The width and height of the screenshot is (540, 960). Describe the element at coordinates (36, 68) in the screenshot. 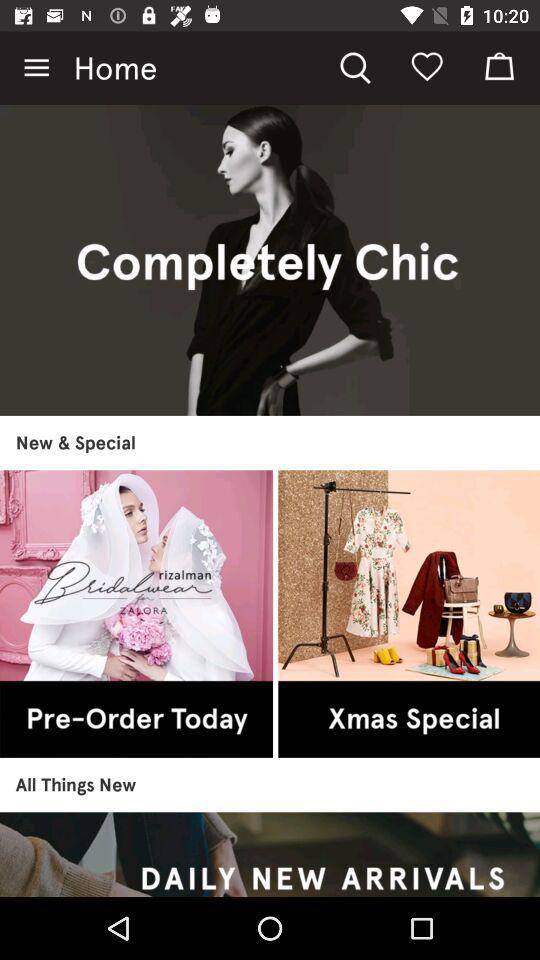

I see `the item to the left of the home icon` at that location.